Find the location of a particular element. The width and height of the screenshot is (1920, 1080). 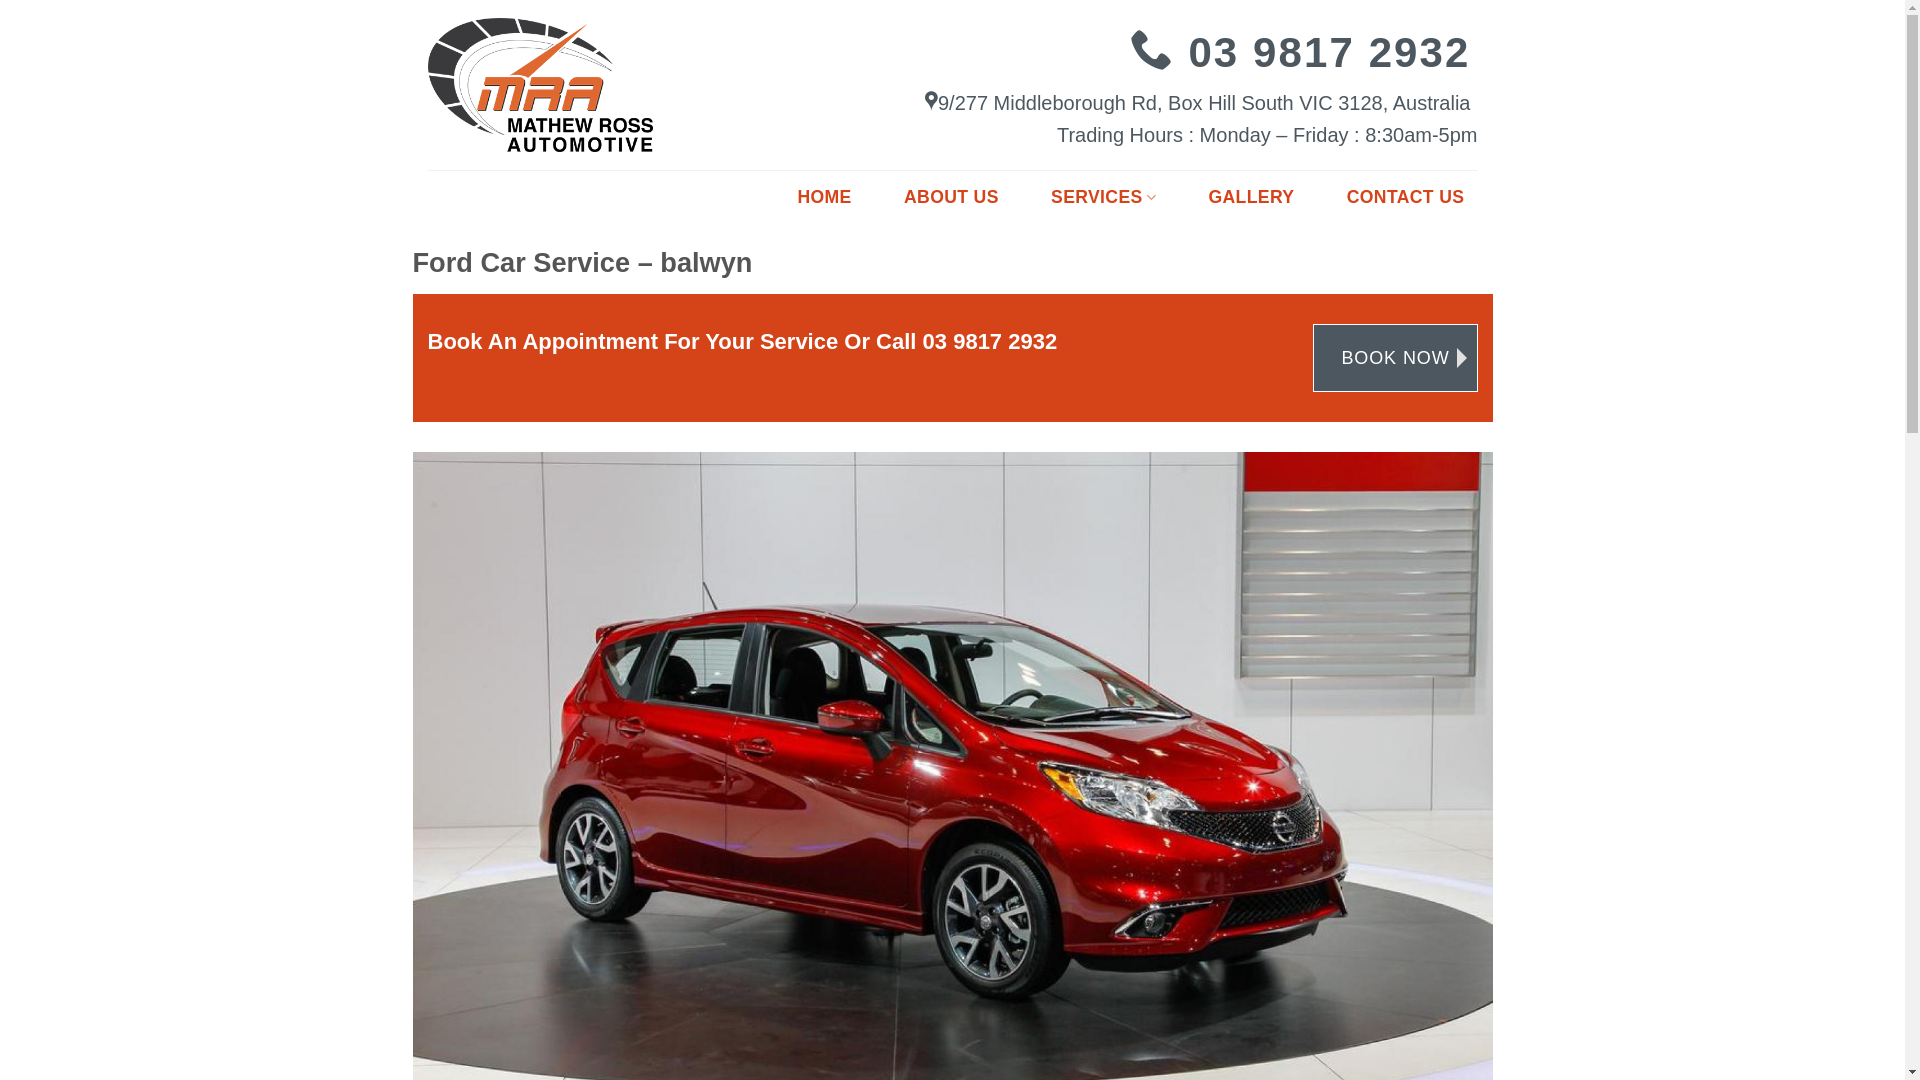

'ABOUT US' is located at coordinates (890, 197).